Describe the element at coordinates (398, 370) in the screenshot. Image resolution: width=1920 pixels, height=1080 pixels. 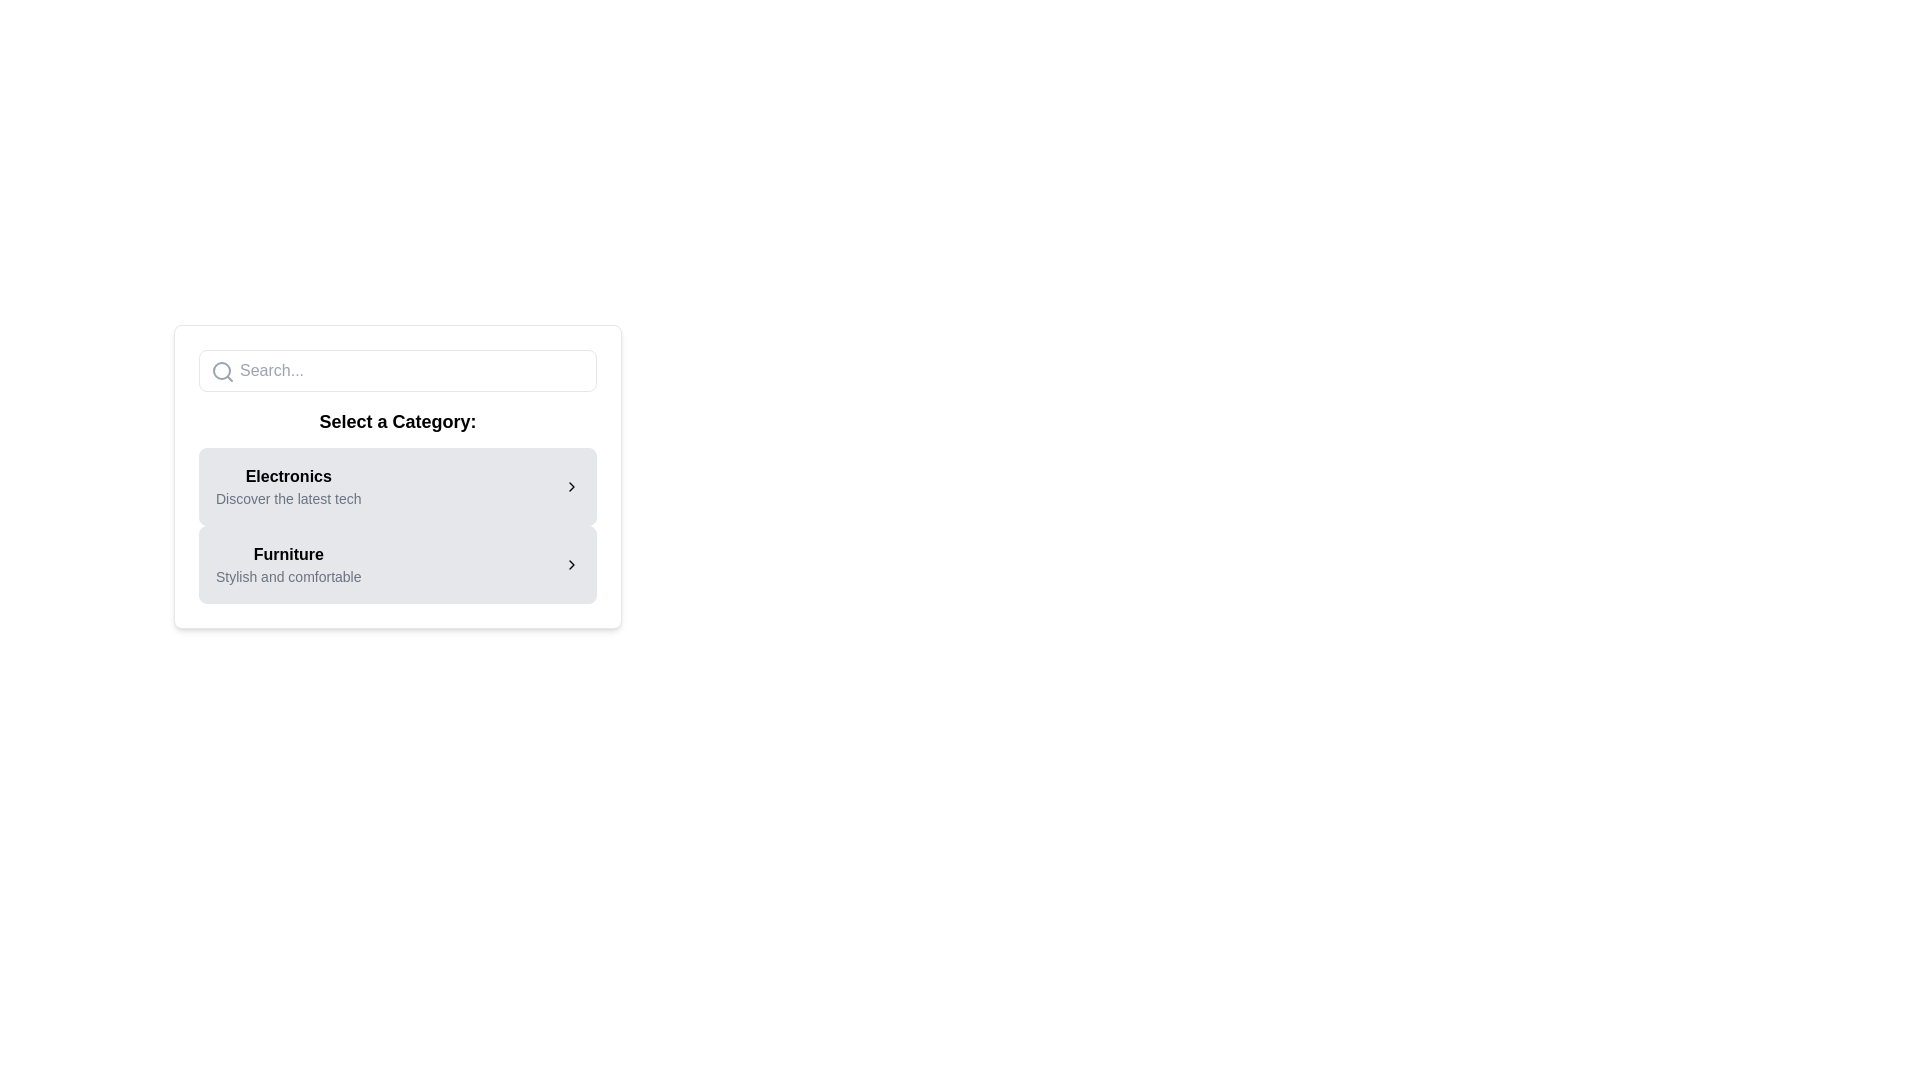
I see `to select text within the search text input field that has a rounded border and a placeholder text 'Search...' located above the header 'Select a Category:'` at that location.